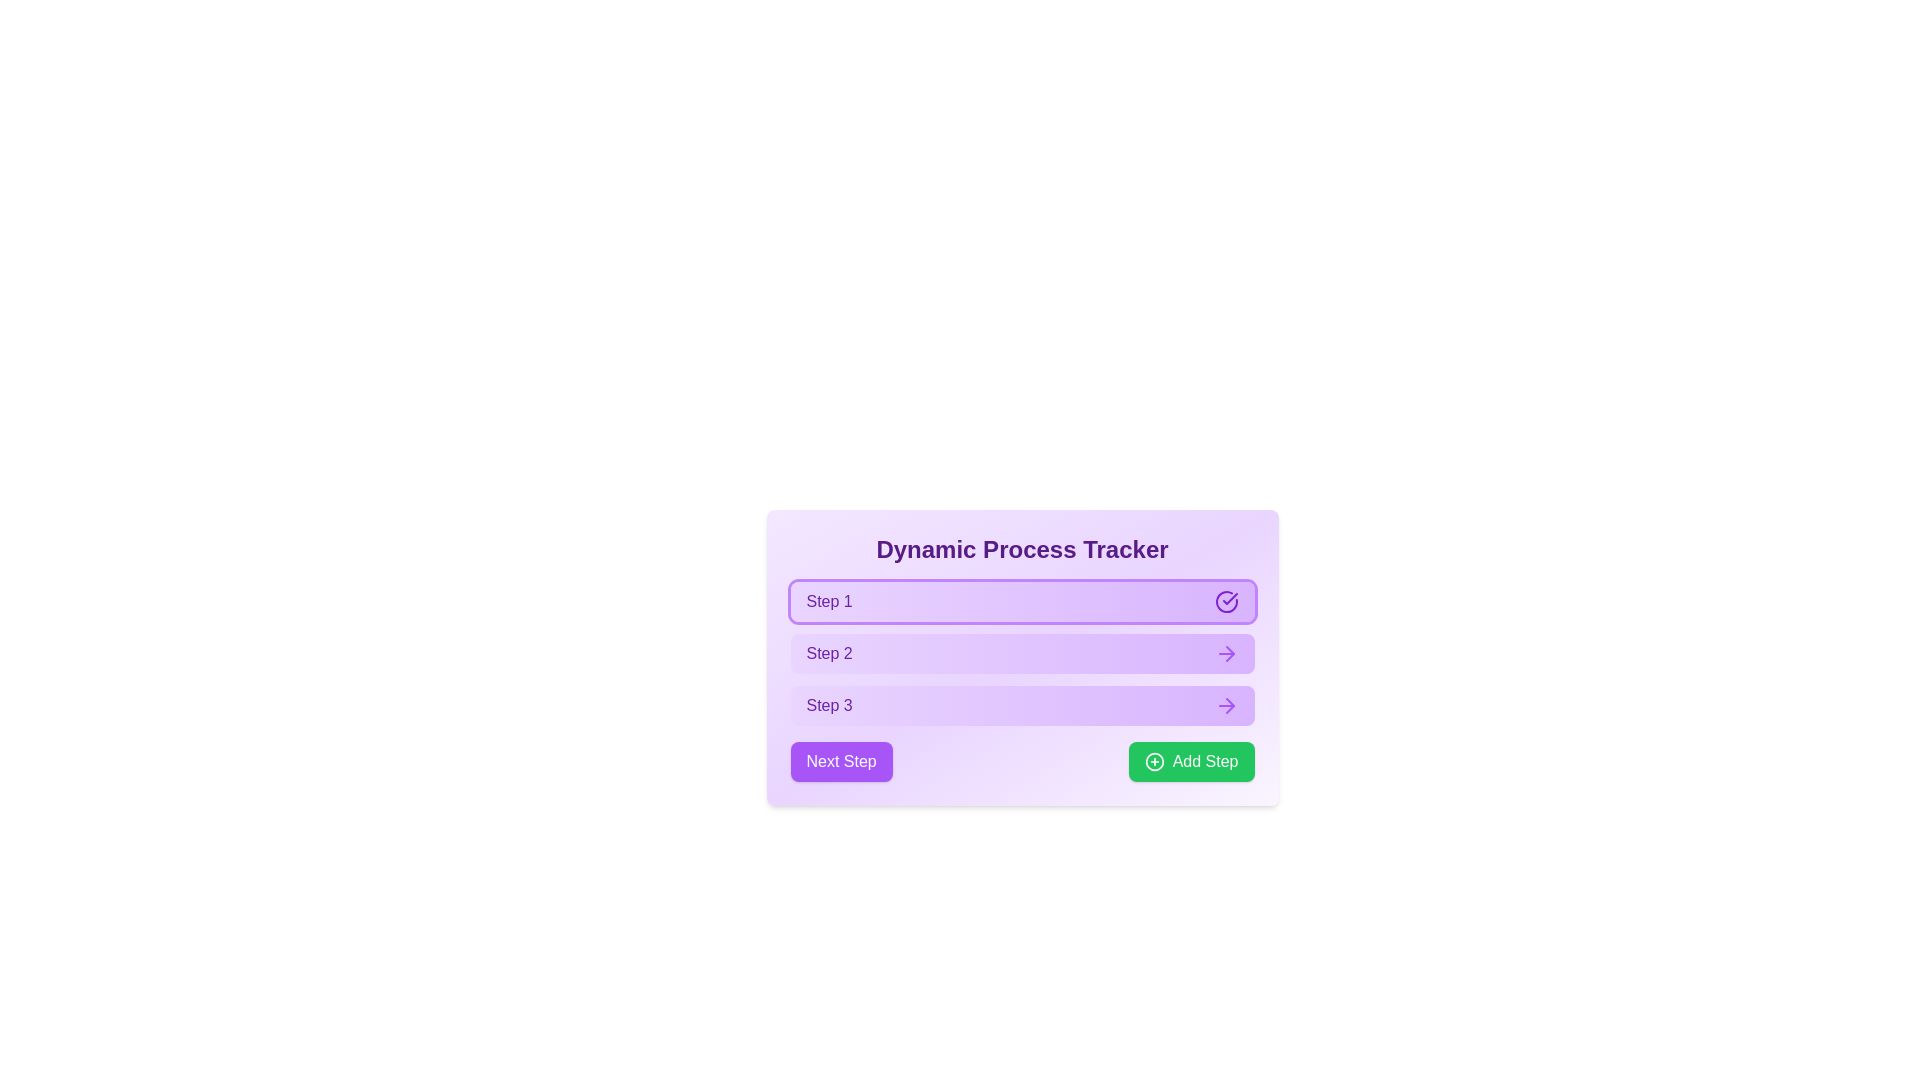  I want to click on the 'Next Step' button with a purple background, so click(1022, 762).